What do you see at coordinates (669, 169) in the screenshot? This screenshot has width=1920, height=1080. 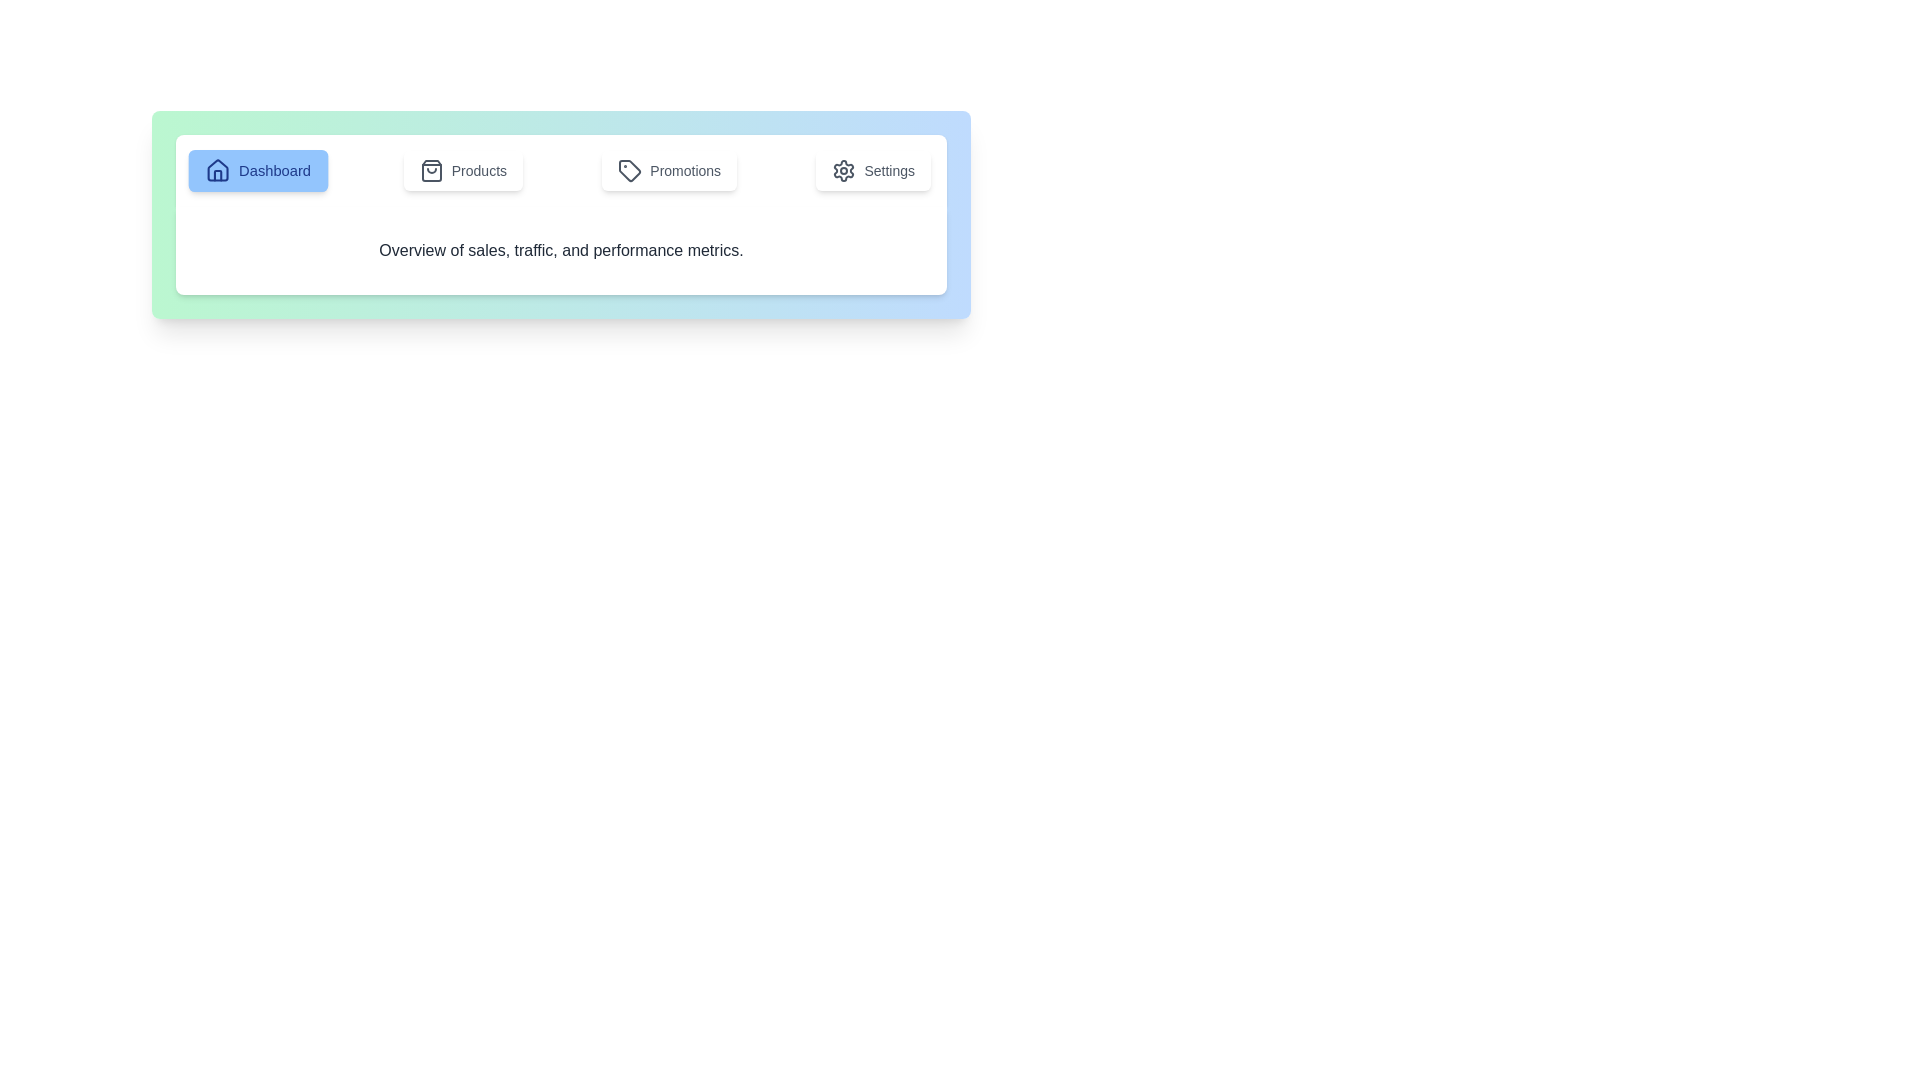 I see `the tab labeled Promotions` at bounding box center [669, 169].